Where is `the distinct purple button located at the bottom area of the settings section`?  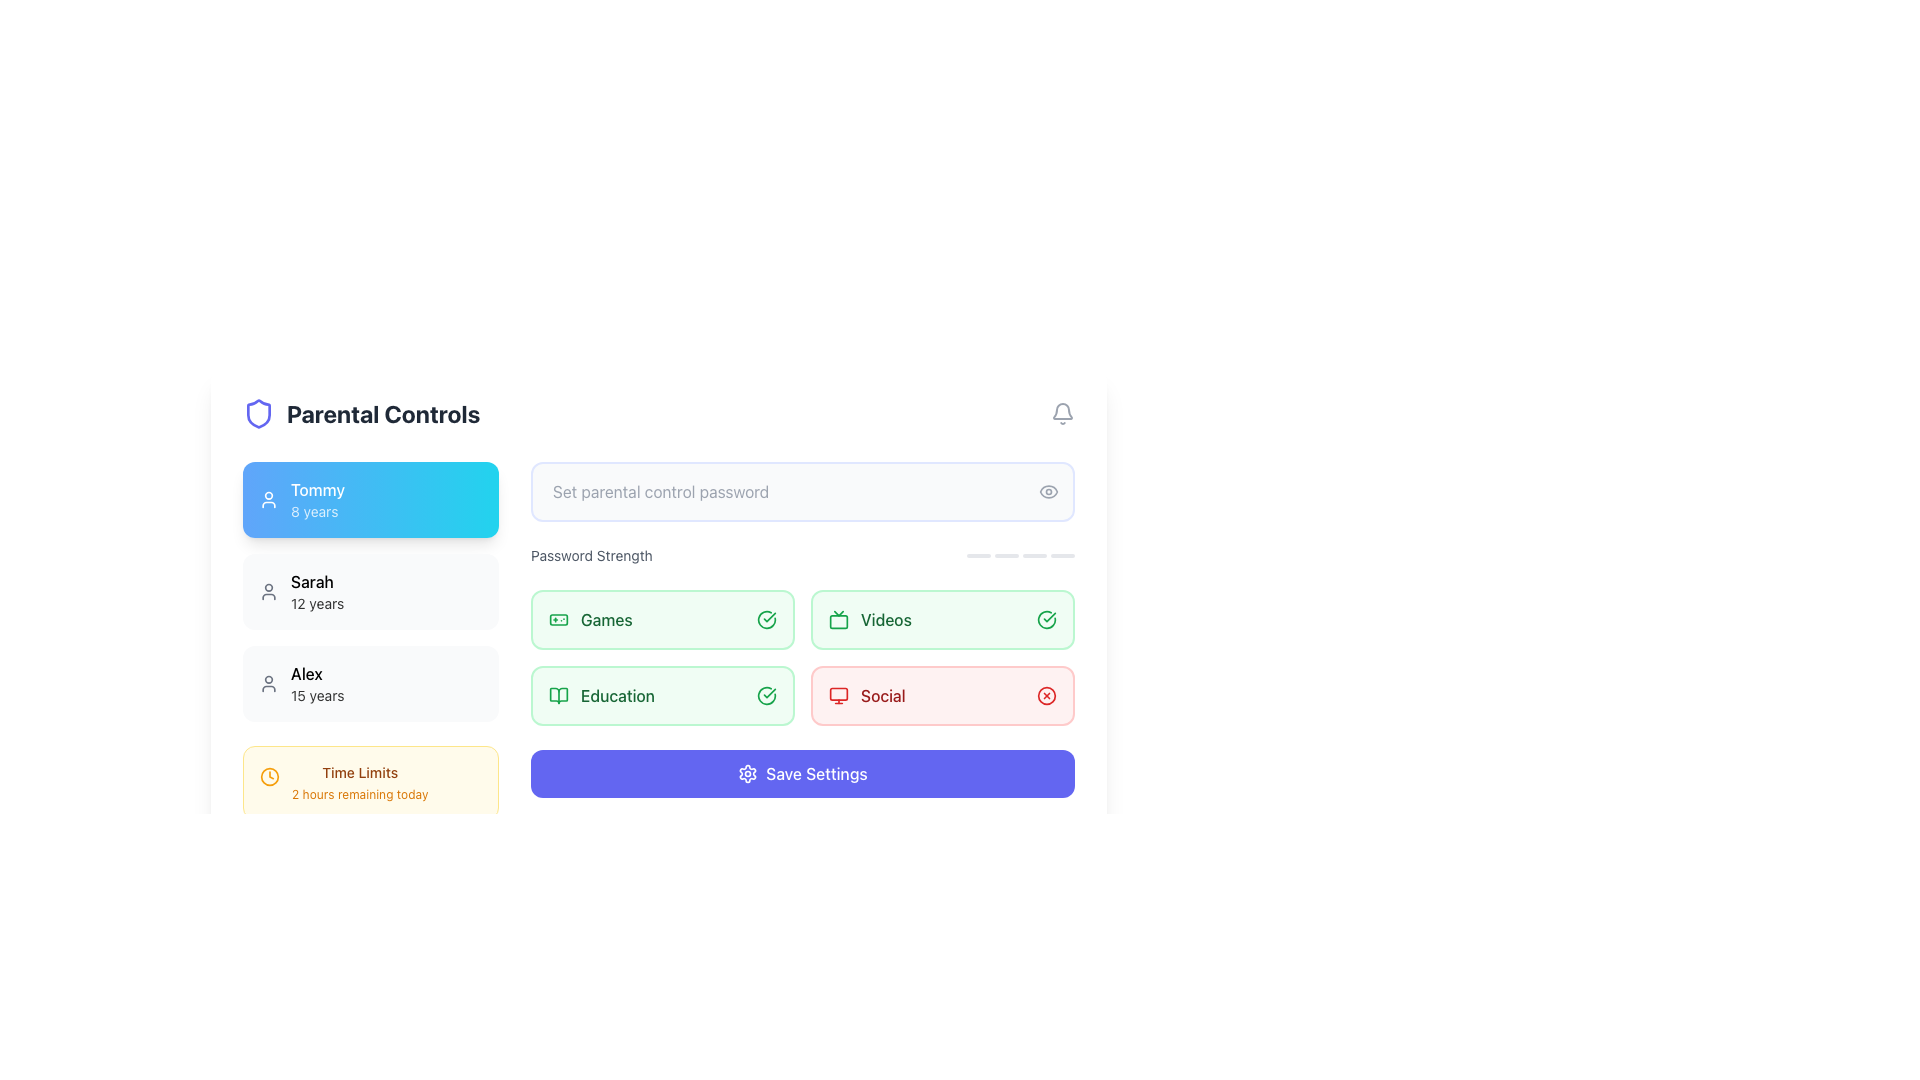
the distinct purple button located at the bottom area of the settings section is located at coordinates (802, 773).